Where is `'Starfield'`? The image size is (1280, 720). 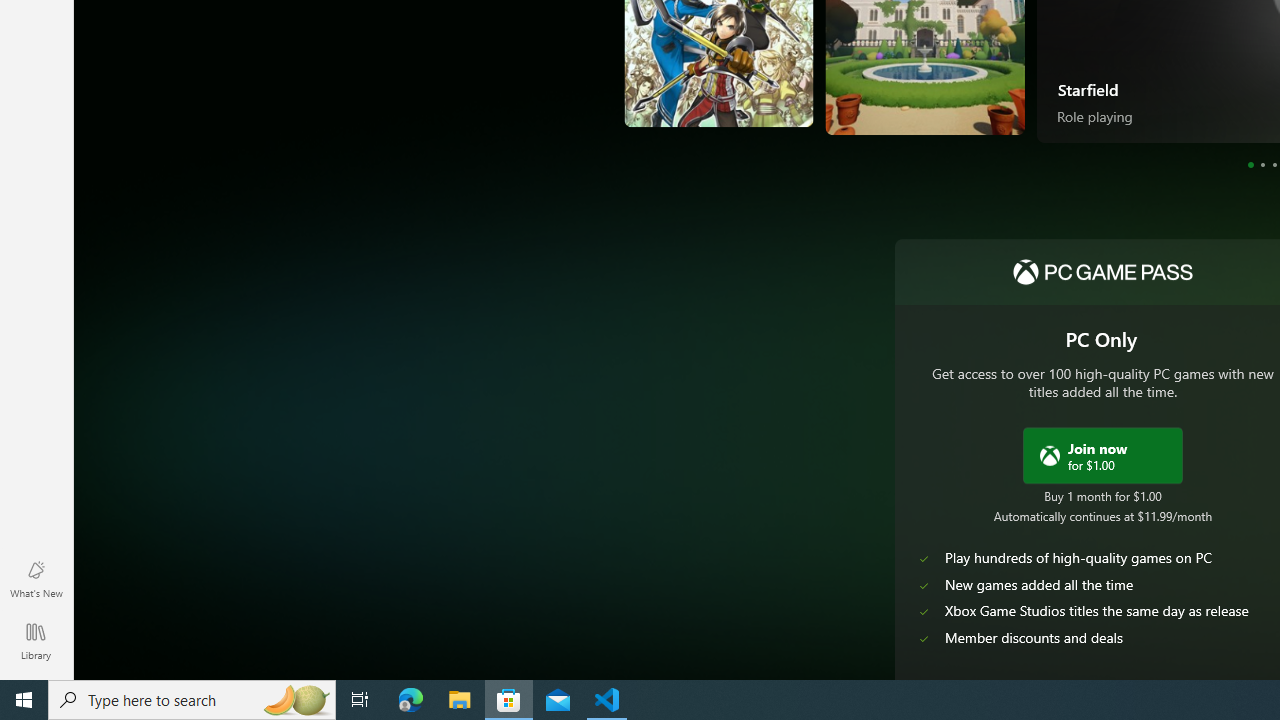
'Starfield' is located at coordinates (1087, 87).